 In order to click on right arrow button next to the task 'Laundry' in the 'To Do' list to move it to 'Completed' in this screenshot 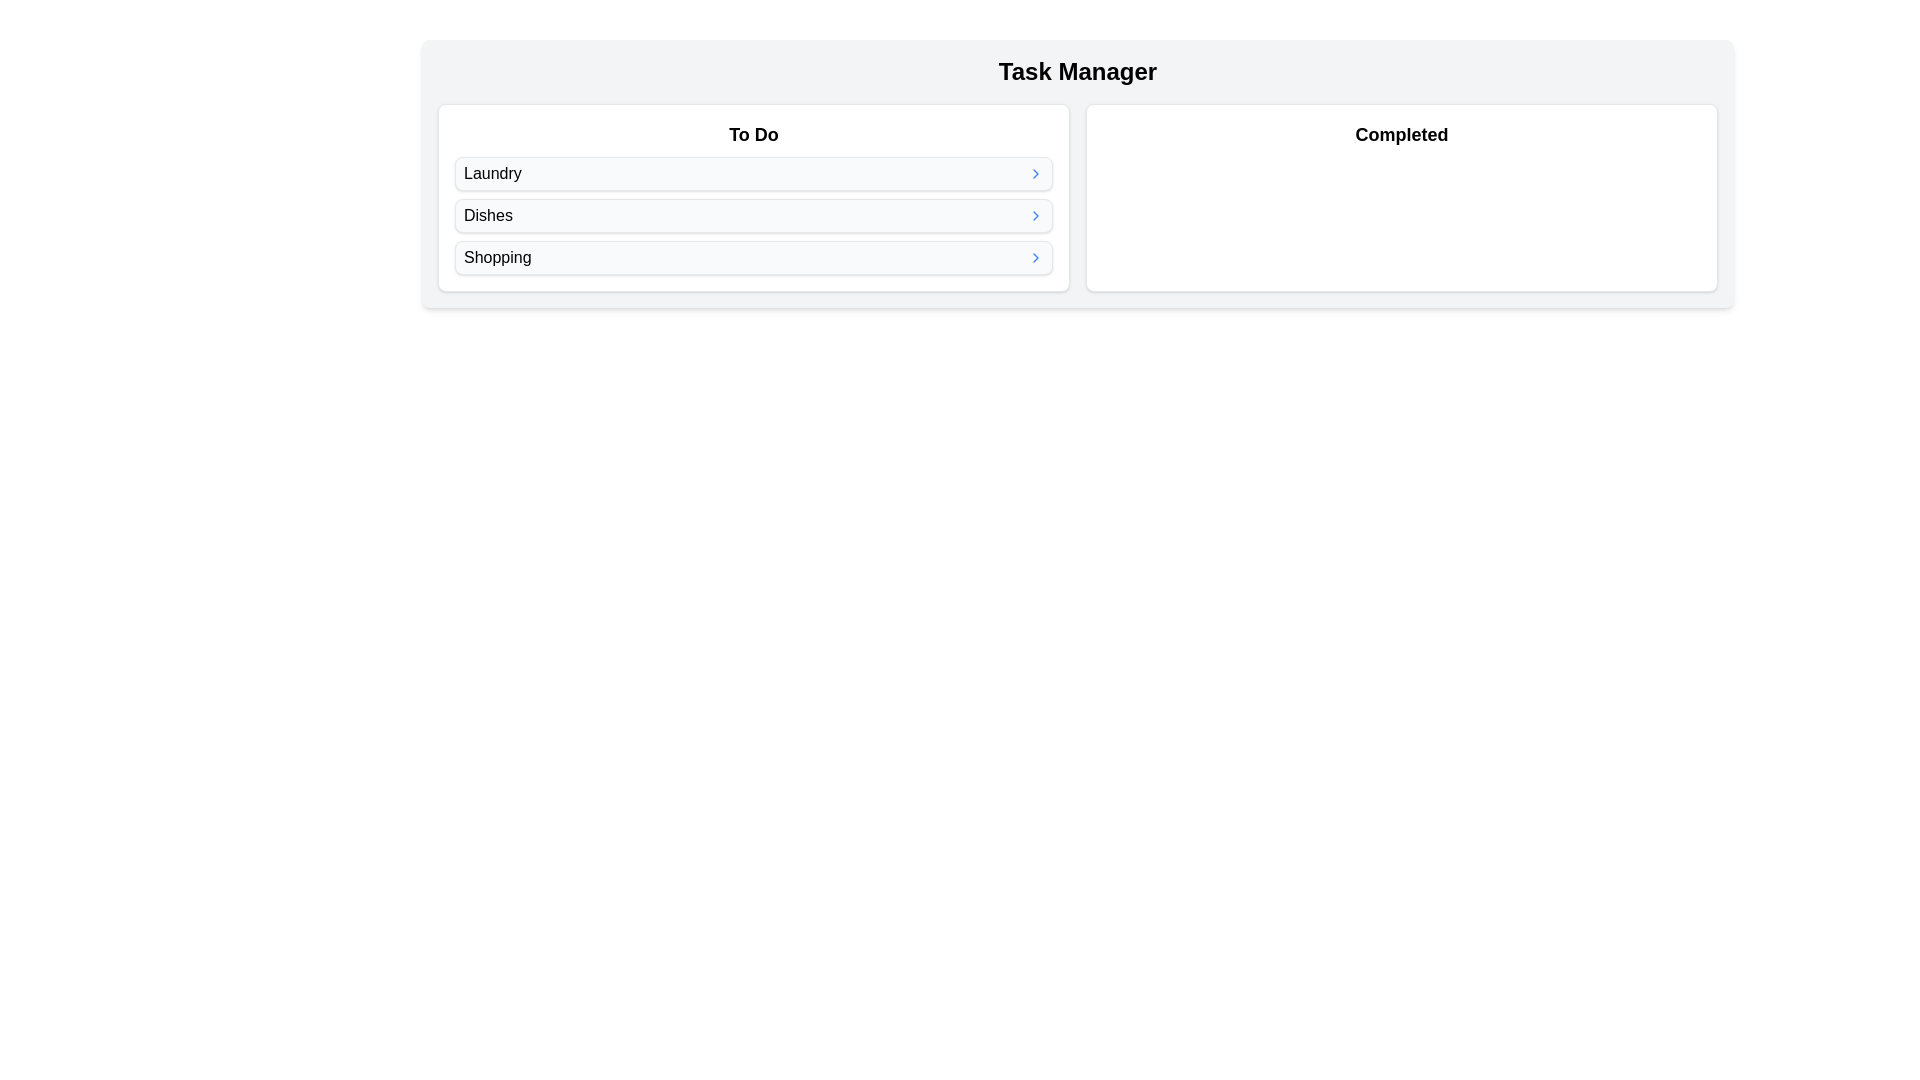, I will do `click(1036, 172)`.